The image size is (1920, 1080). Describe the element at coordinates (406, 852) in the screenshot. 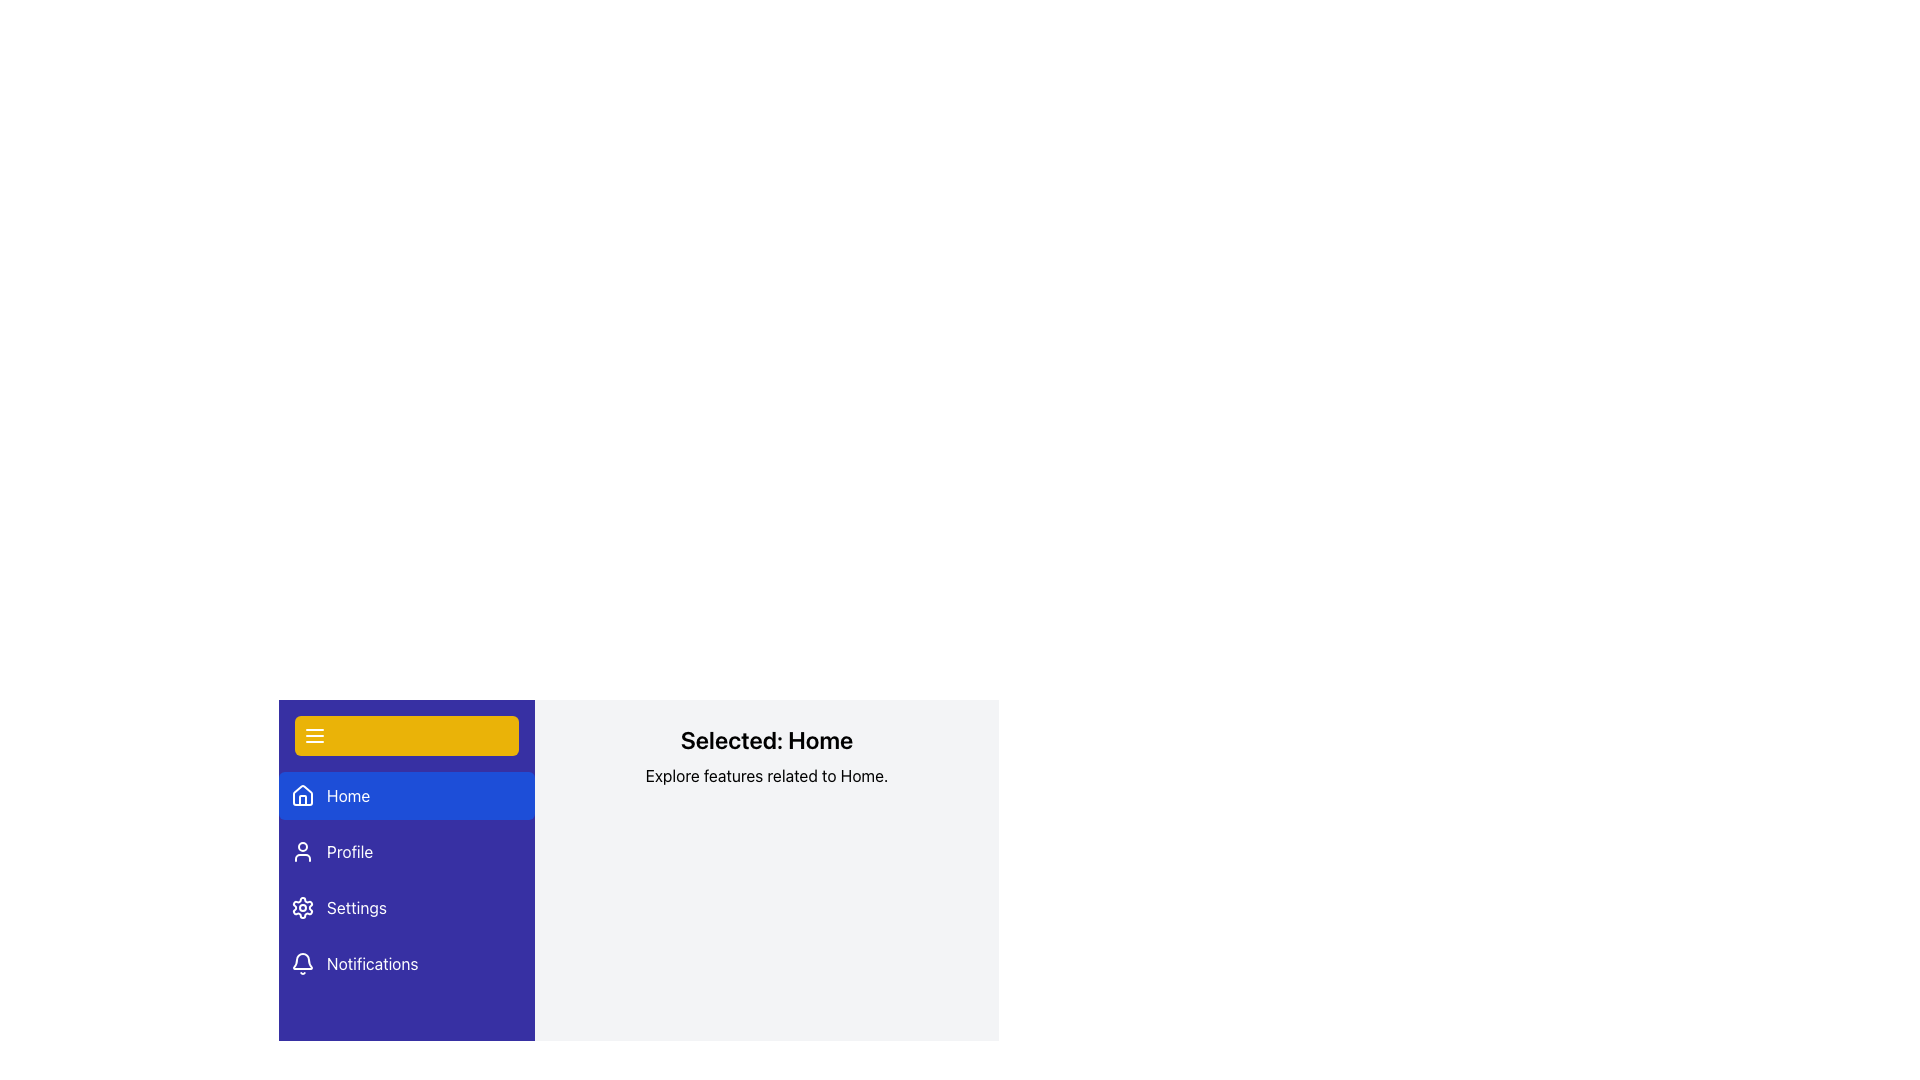

I see `the second button in the vertical navigation list on the left side of the interface` at that location.